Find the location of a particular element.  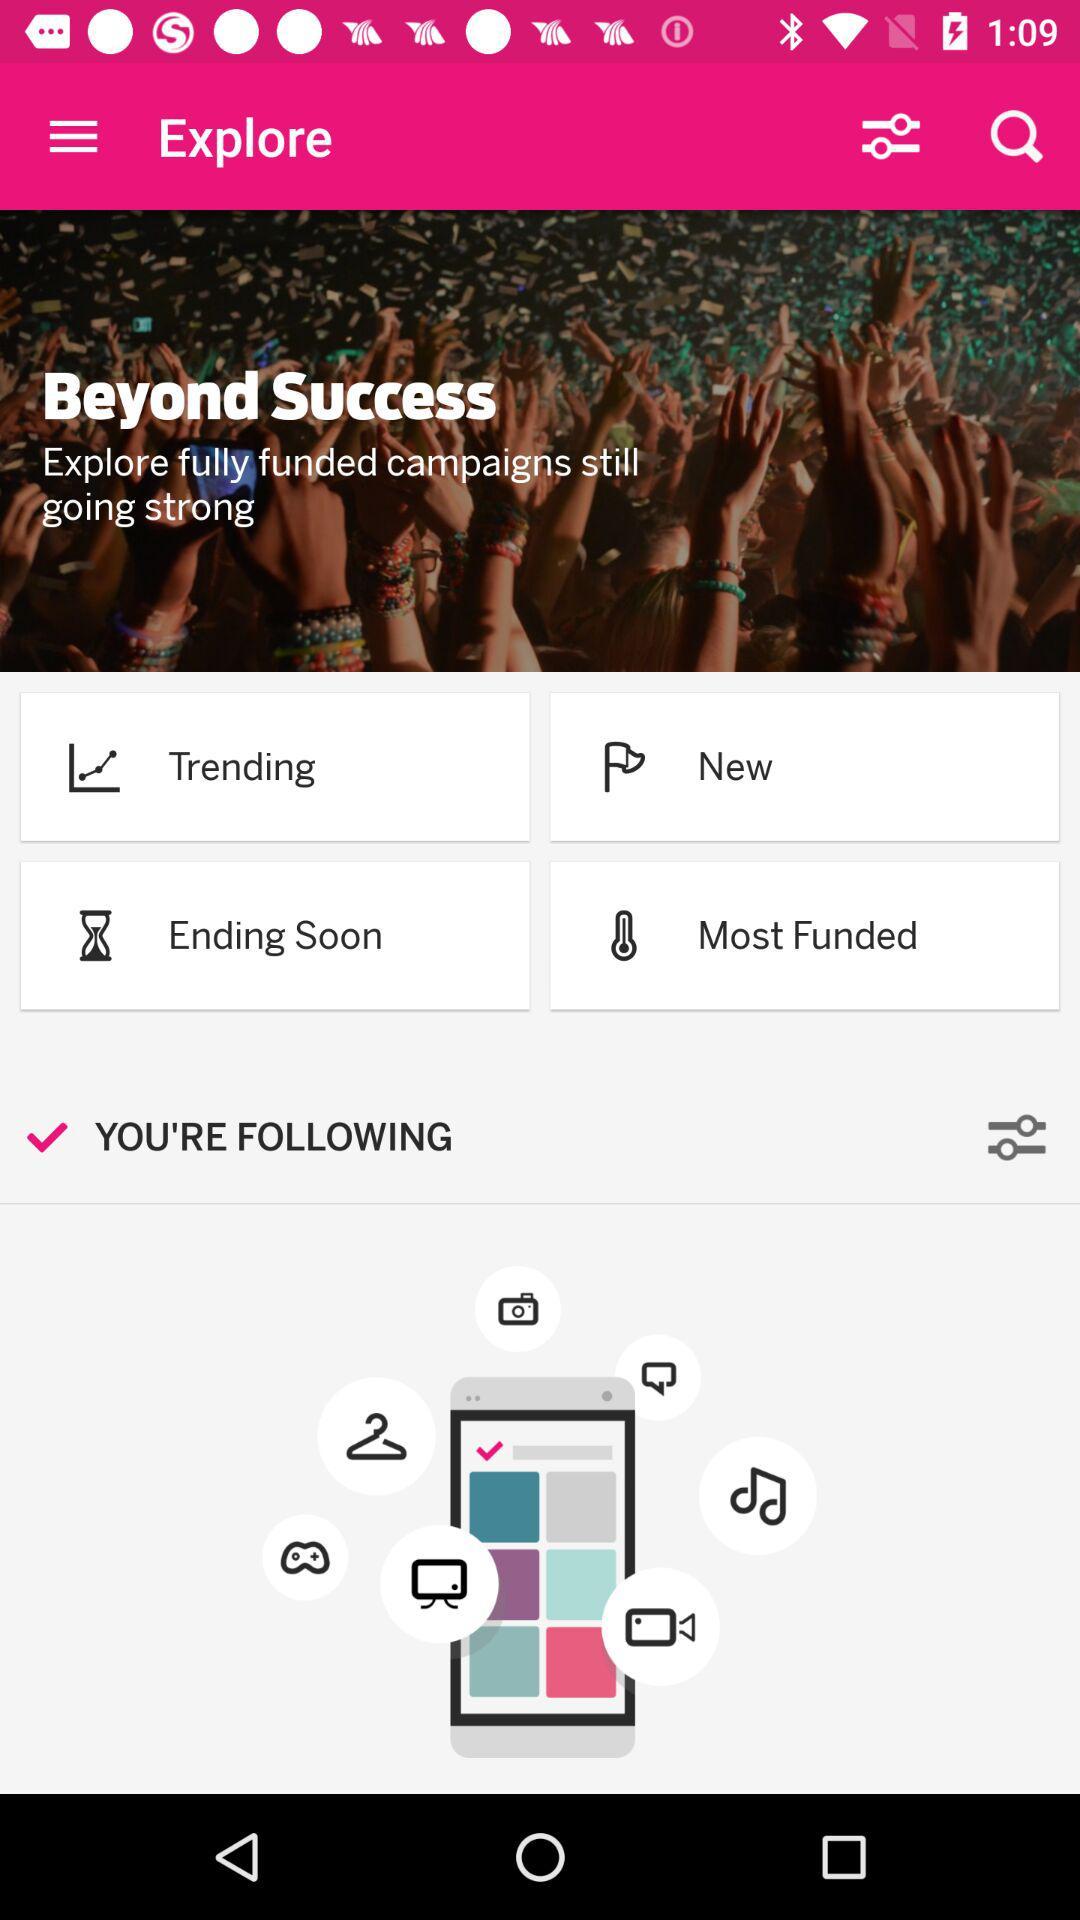

the item above most funded is located at coordinates (735, 765).